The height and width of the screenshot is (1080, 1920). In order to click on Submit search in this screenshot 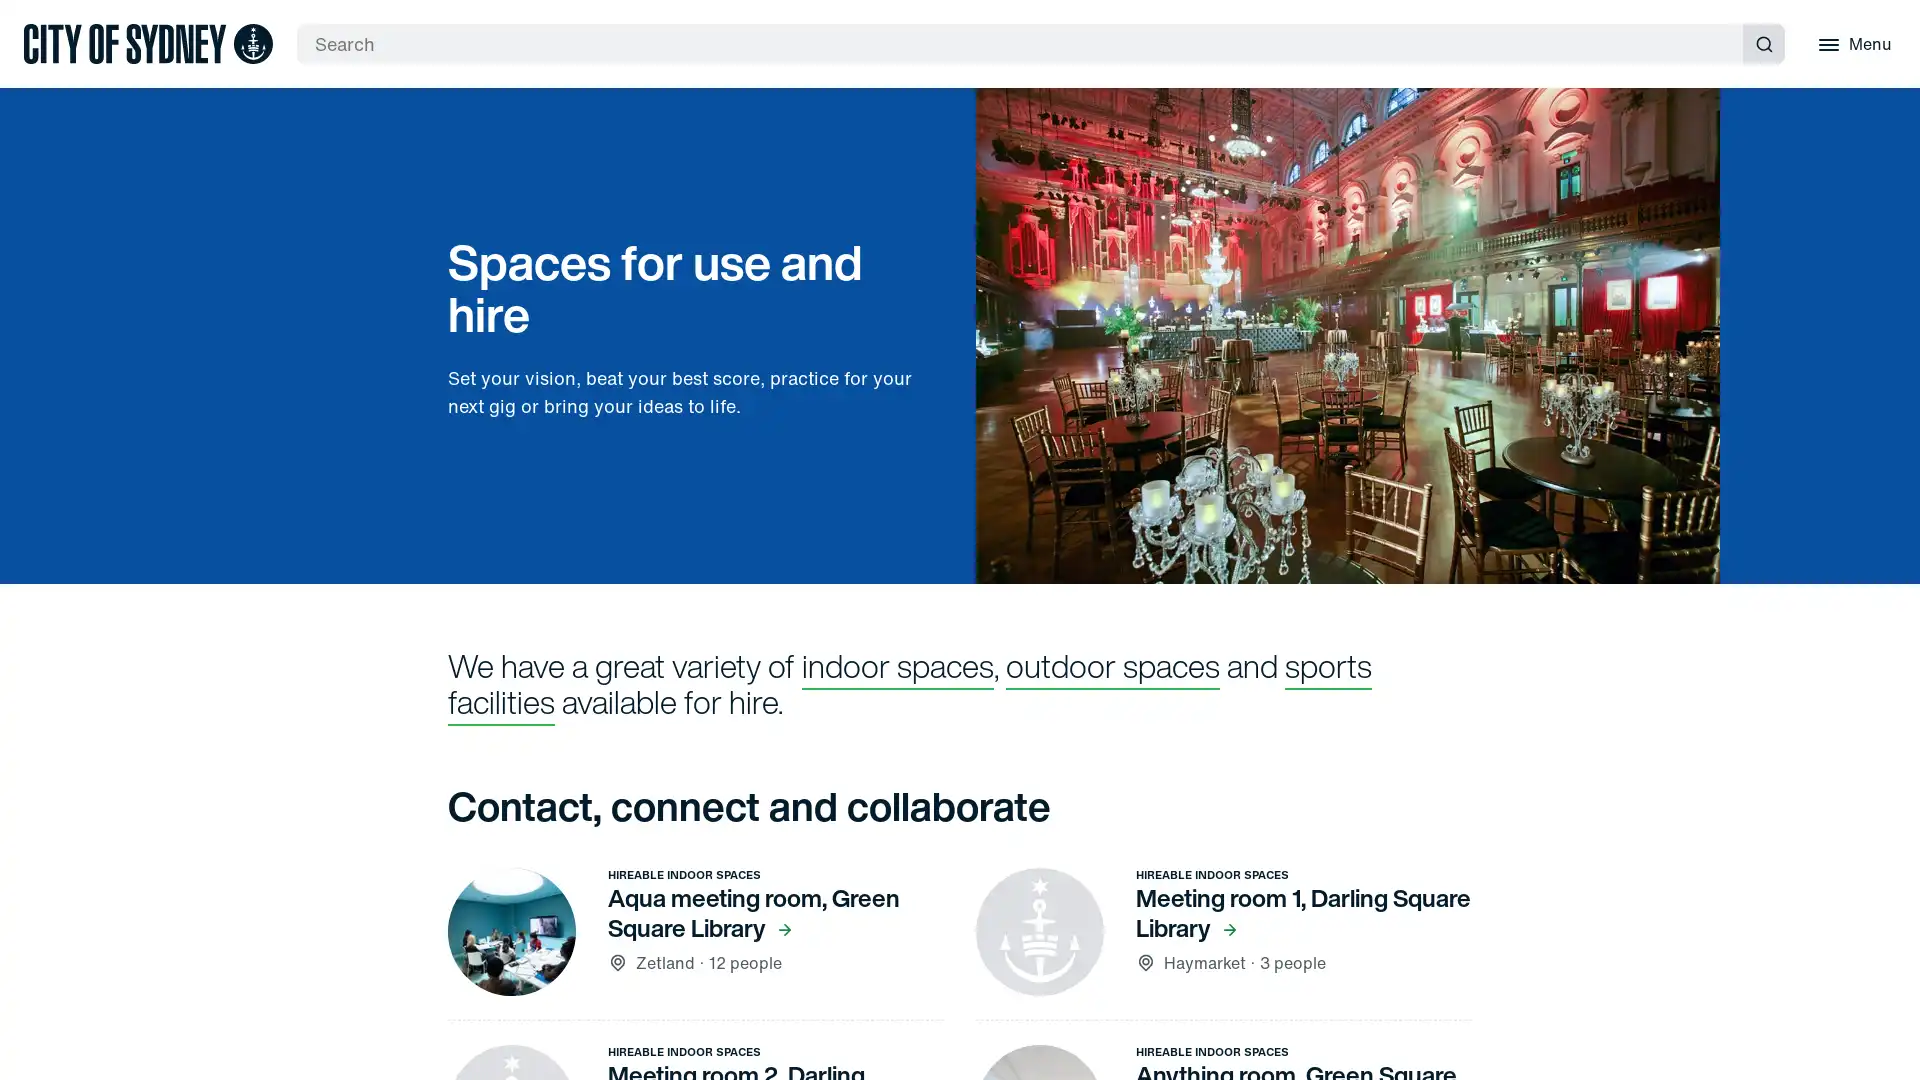, I will do `click(1763, 43)`.